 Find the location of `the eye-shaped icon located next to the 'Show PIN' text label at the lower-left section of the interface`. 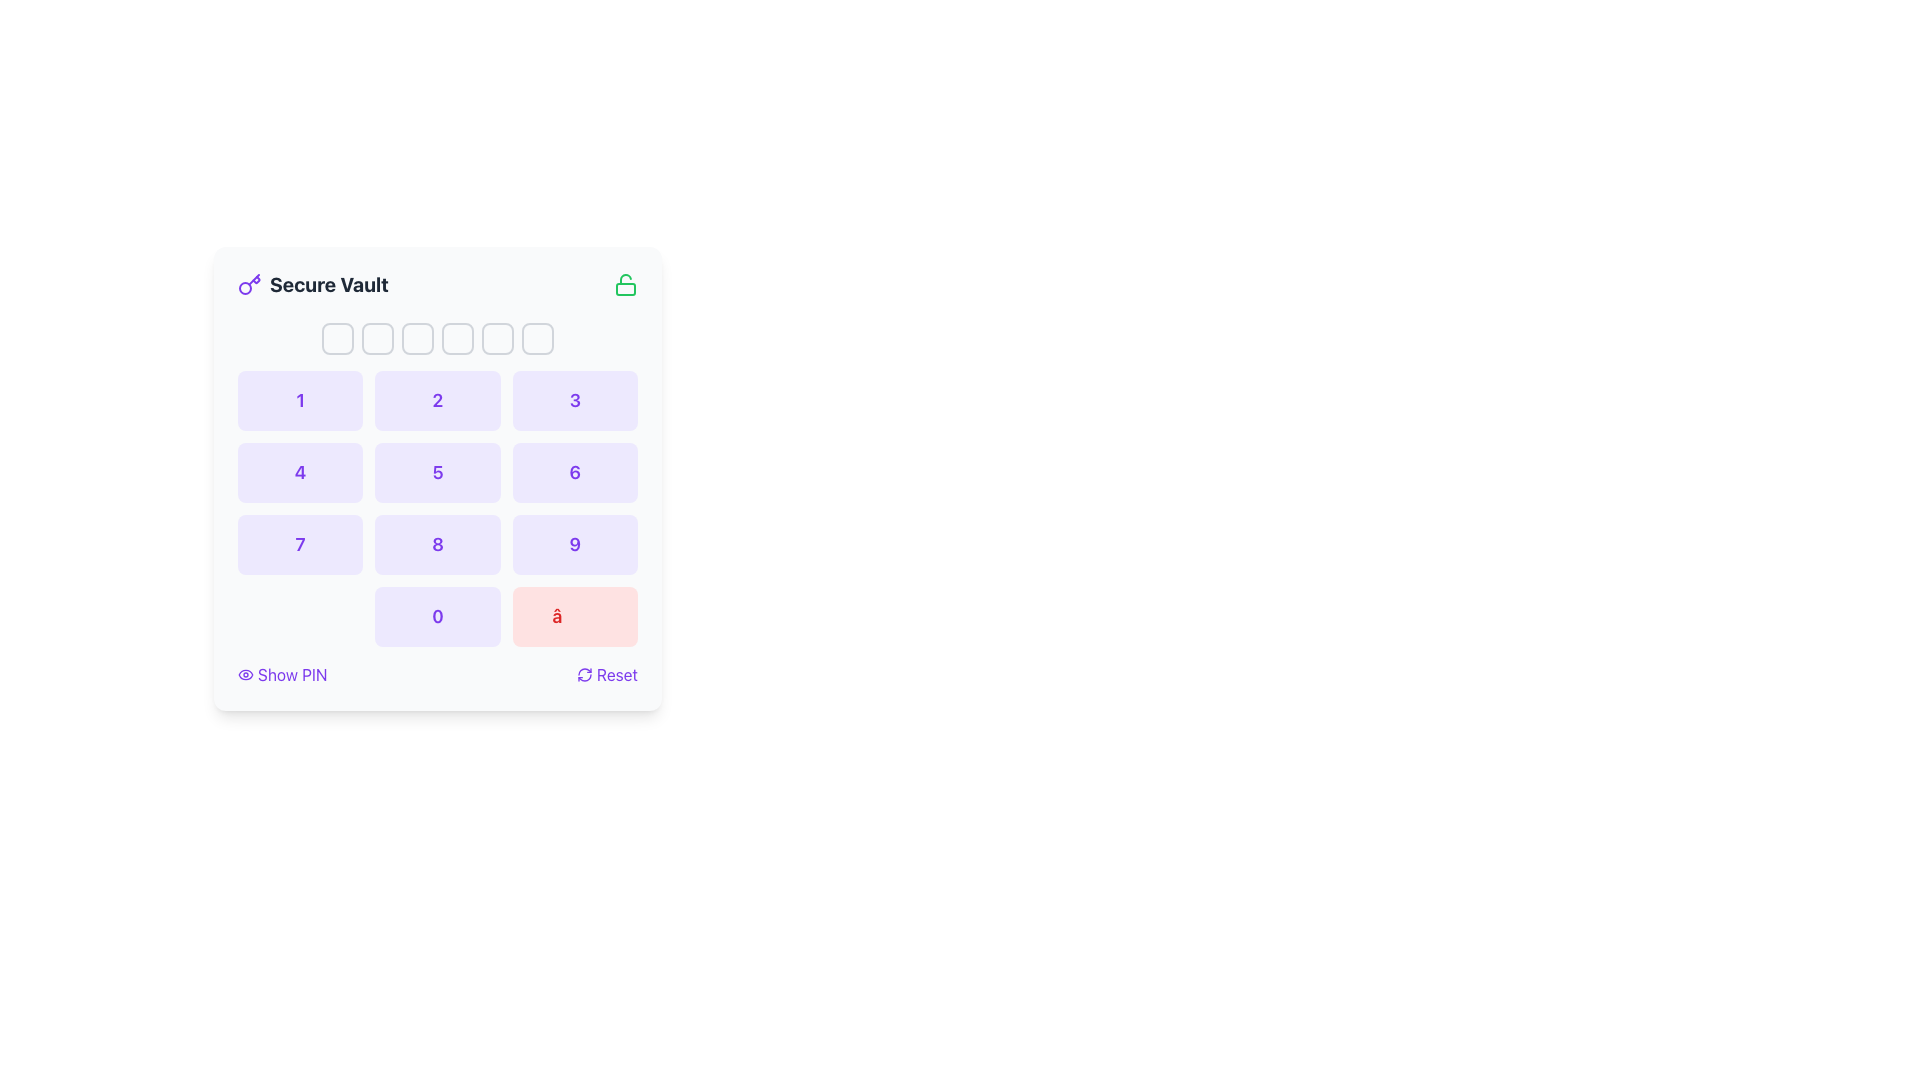

the eye-shaped icon located next to the 'Show PIN' text label at the lower-left section of the interface is located at coordinates (244, 675).